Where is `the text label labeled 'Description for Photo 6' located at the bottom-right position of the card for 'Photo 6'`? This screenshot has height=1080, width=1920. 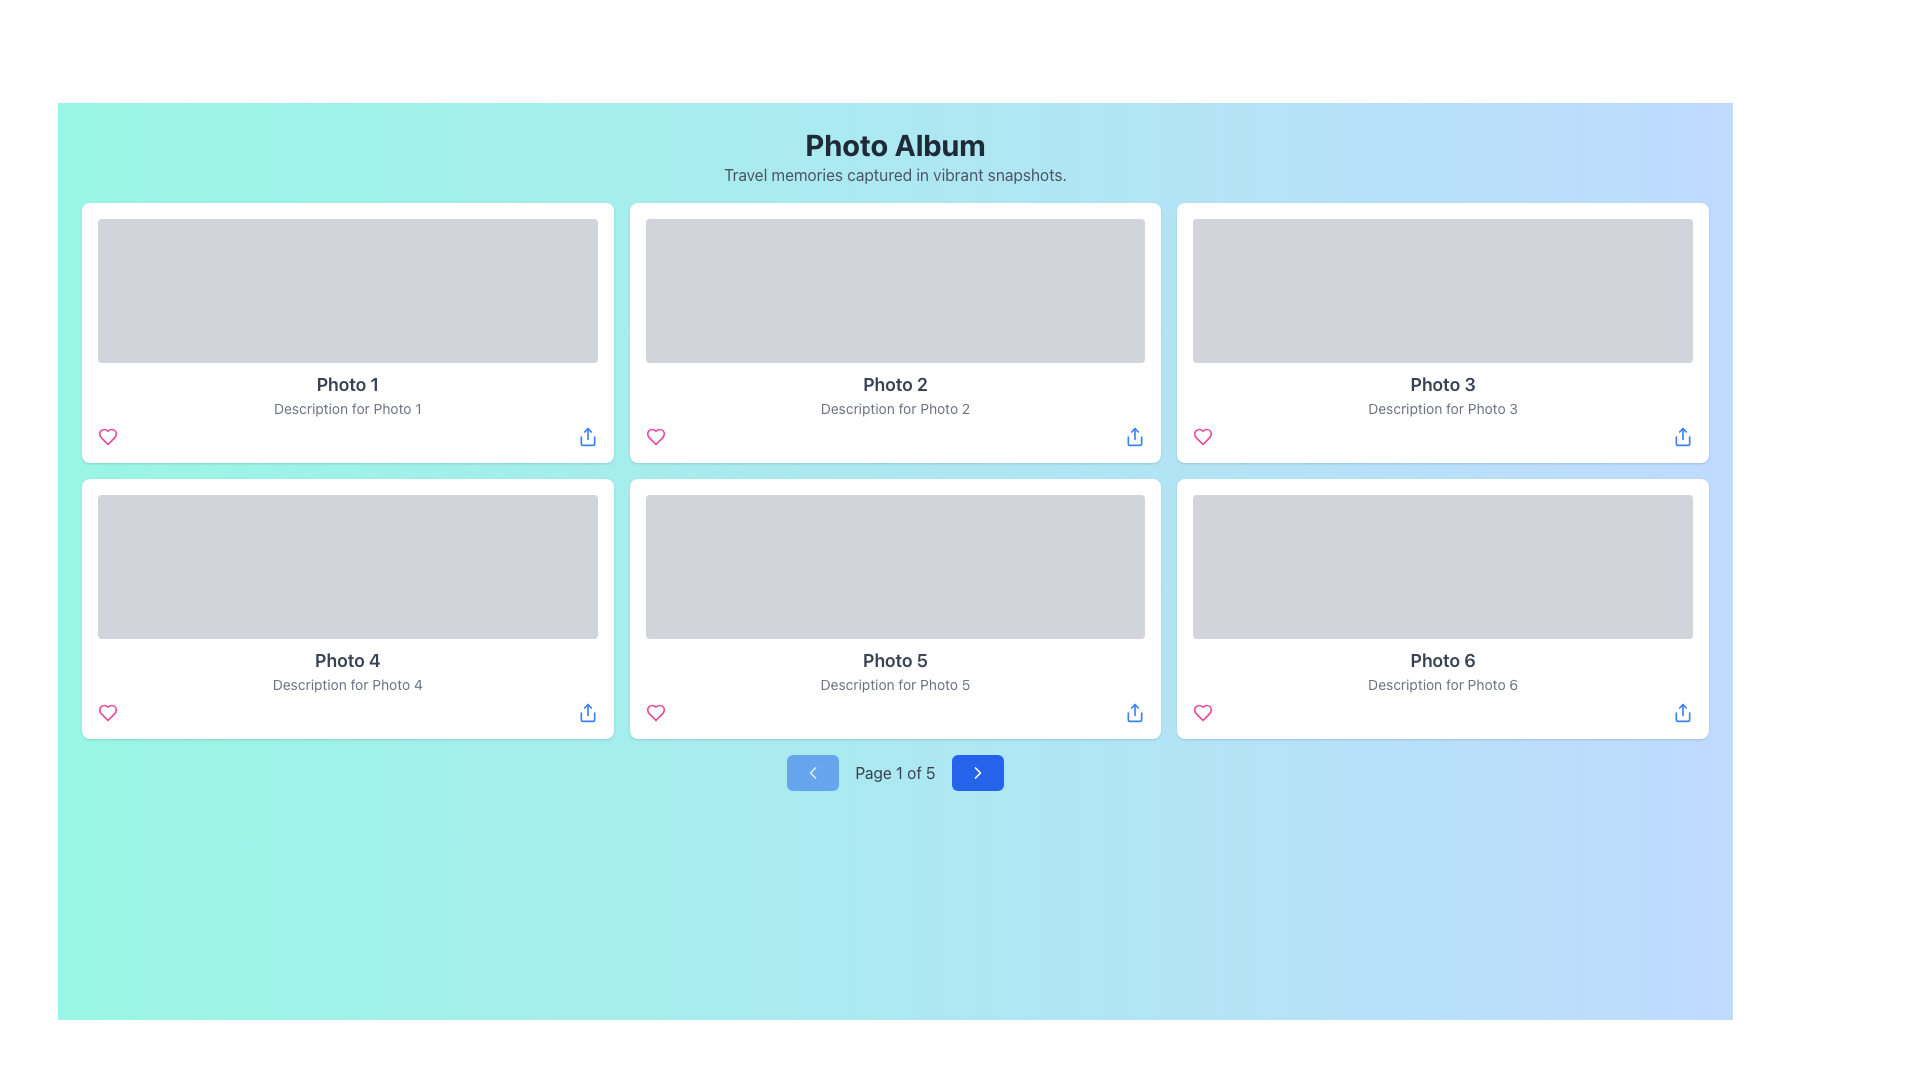 the text label labeled 'Description for Photo 6' located at the bottom-right position of the card for 'Photo 6' is located at coordinates (1443, 684).